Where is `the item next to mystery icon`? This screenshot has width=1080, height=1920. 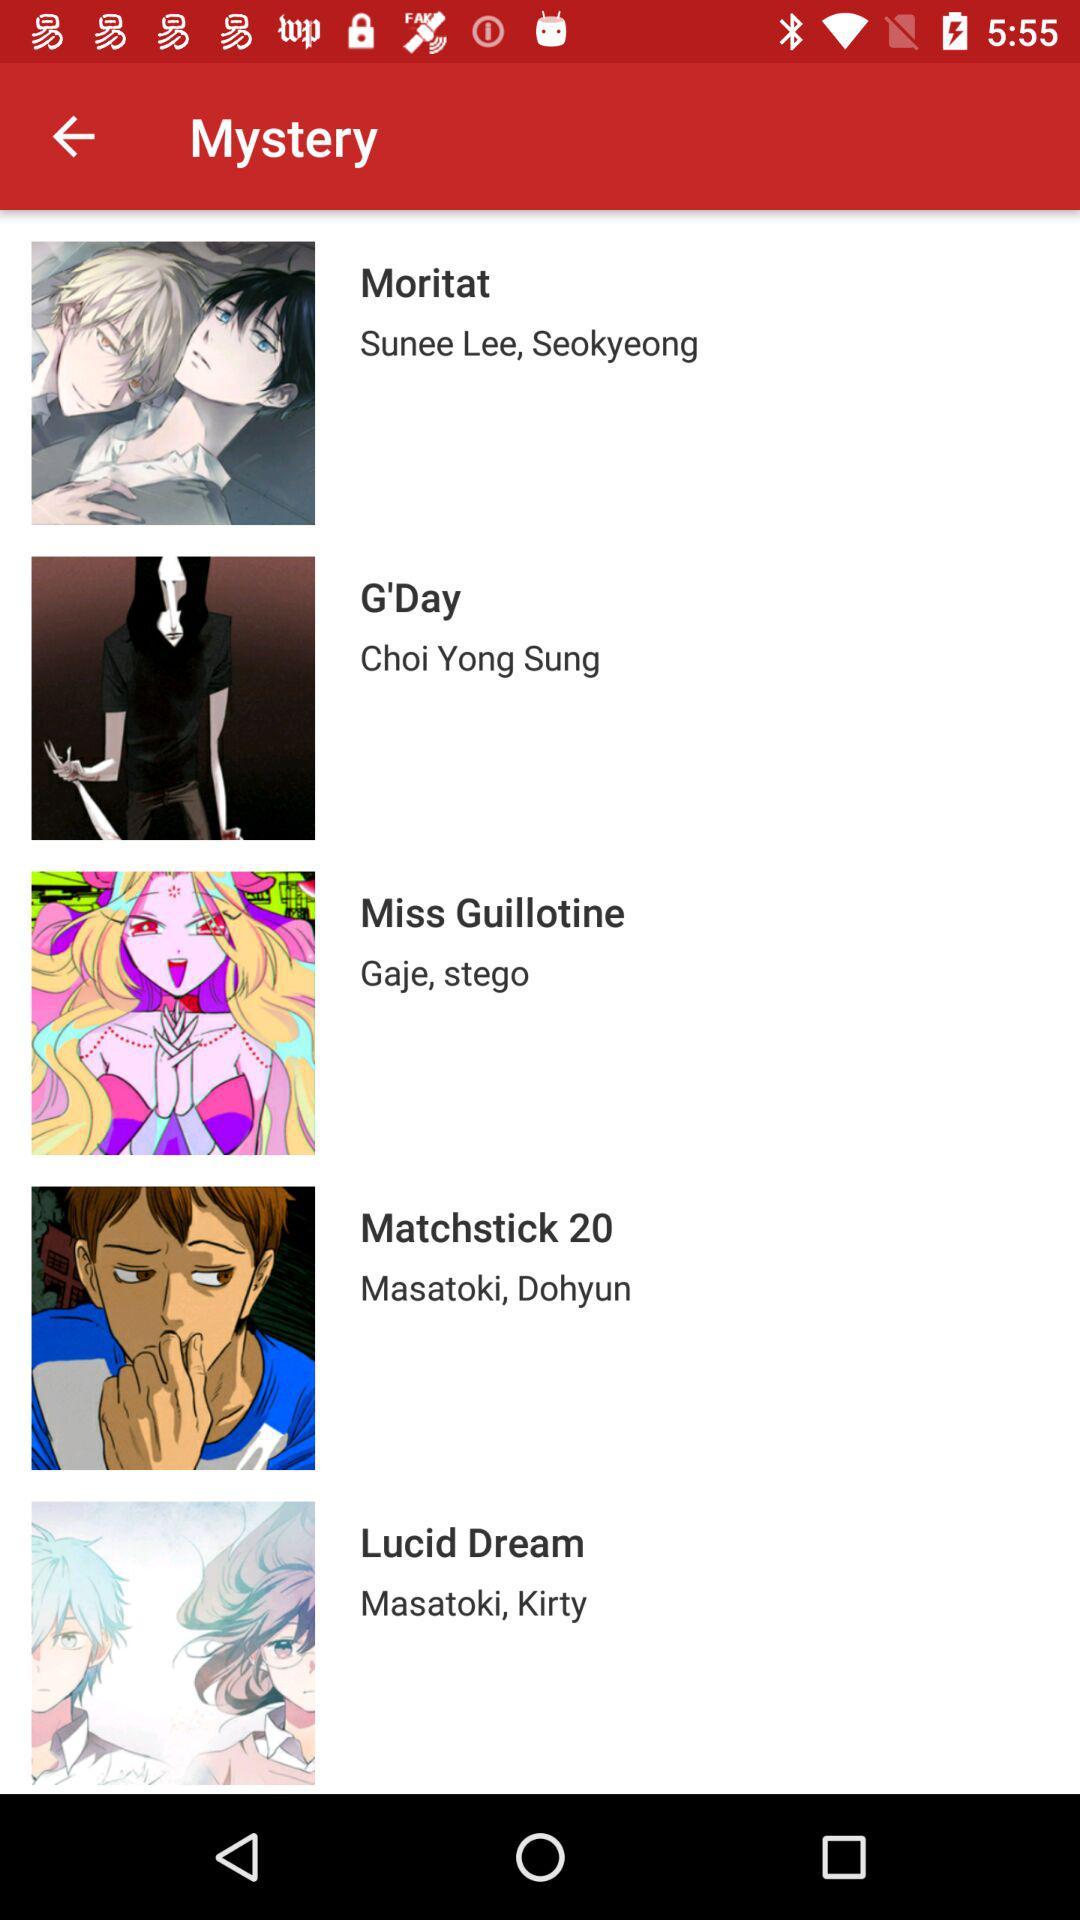 the item next to mystery icon is located at coordinates (72, 135).